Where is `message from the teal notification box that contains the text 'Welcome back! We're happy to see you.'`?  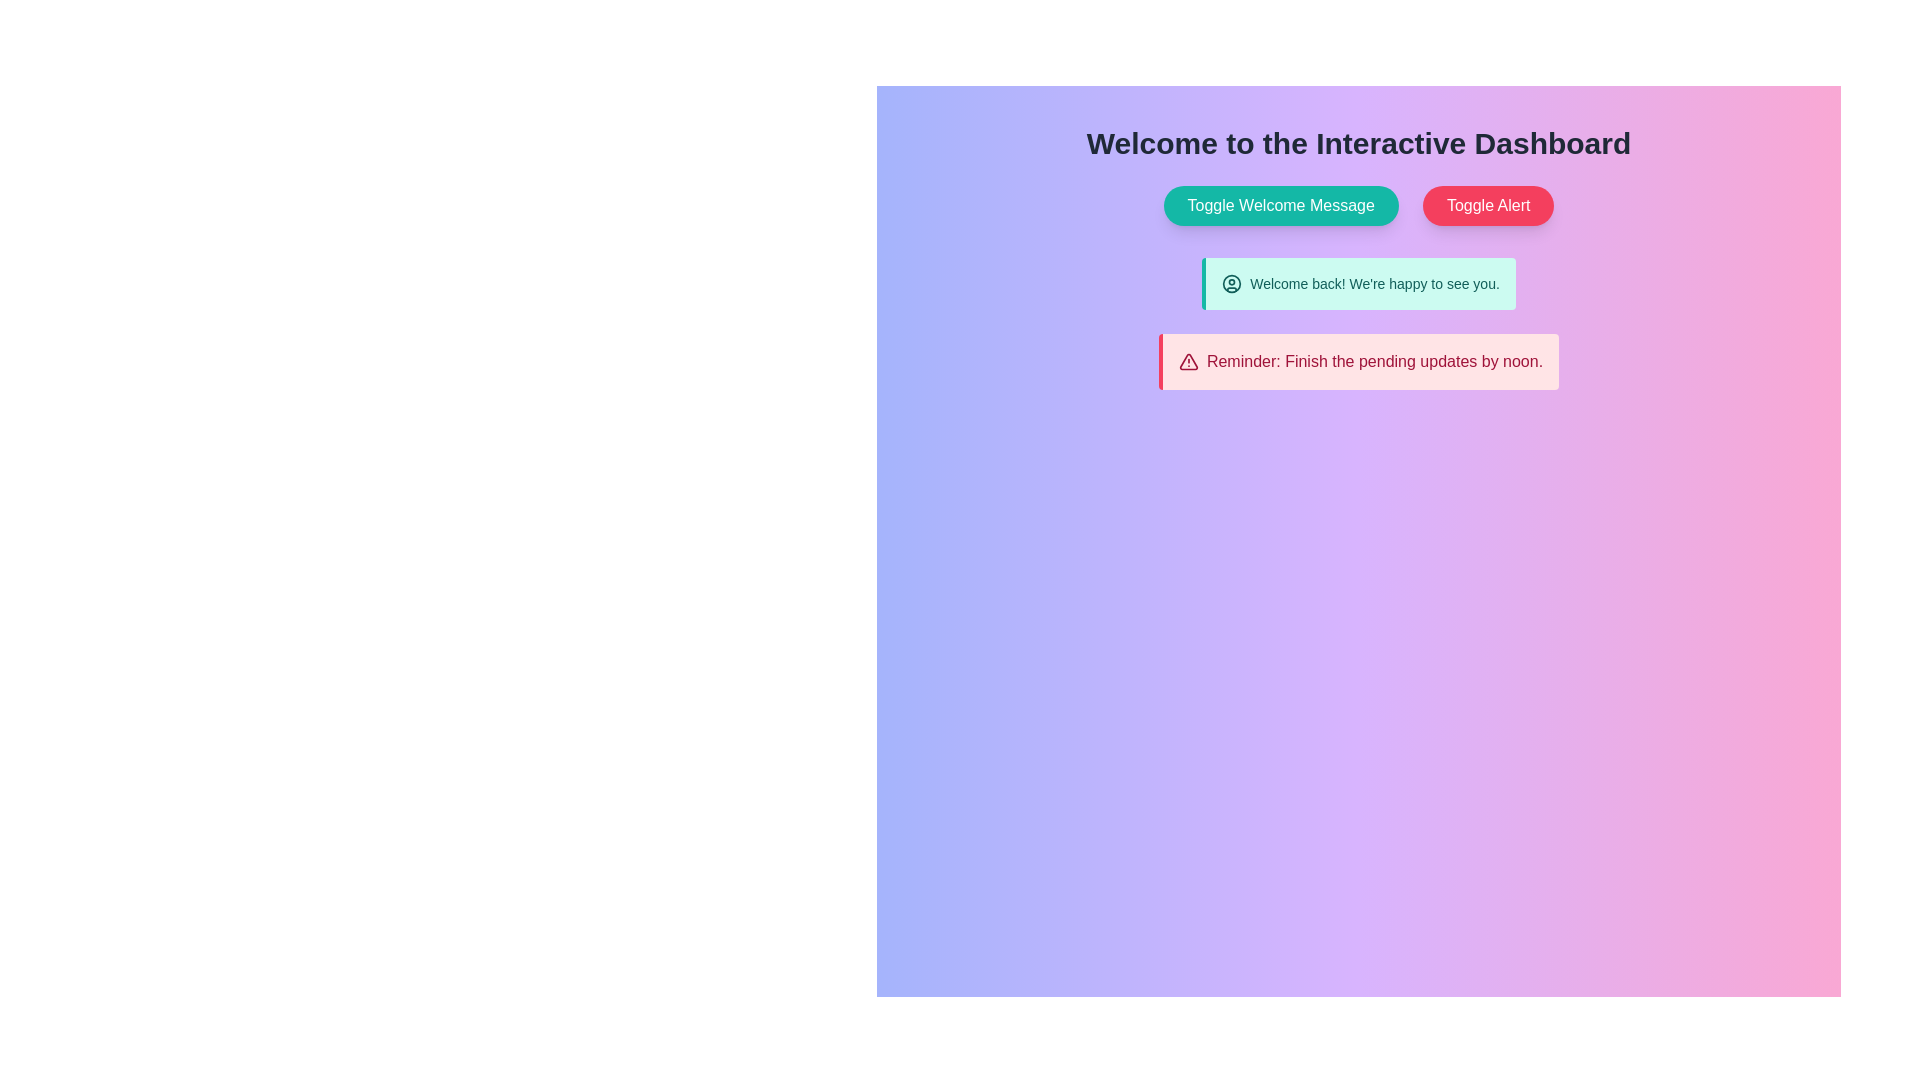 message from the teal notification box that contains the text 'Welcome back! We're happy to see you.' is located at coordinates (1358, 284).